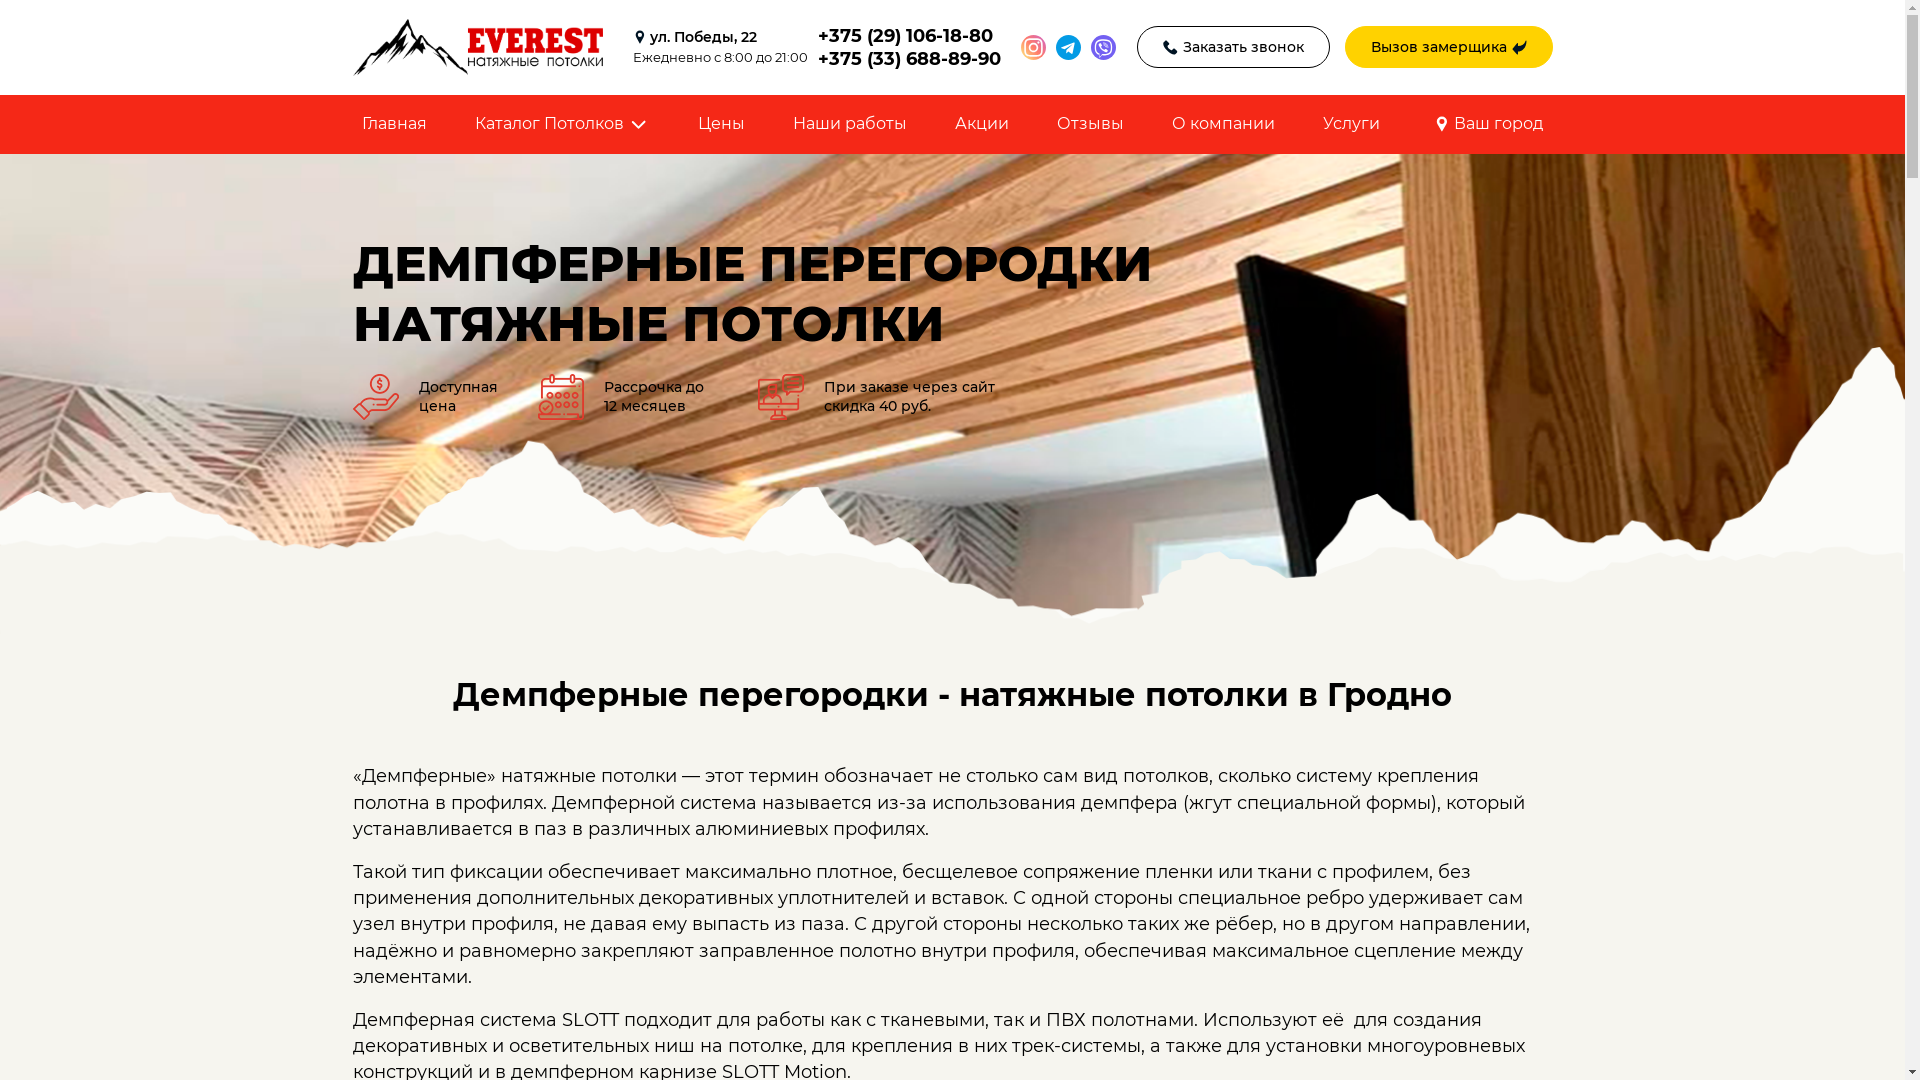  Describe the element at coordinates (908, 35) in the screenshot. I see `'+375 (29) 106-18-80'` at that location.